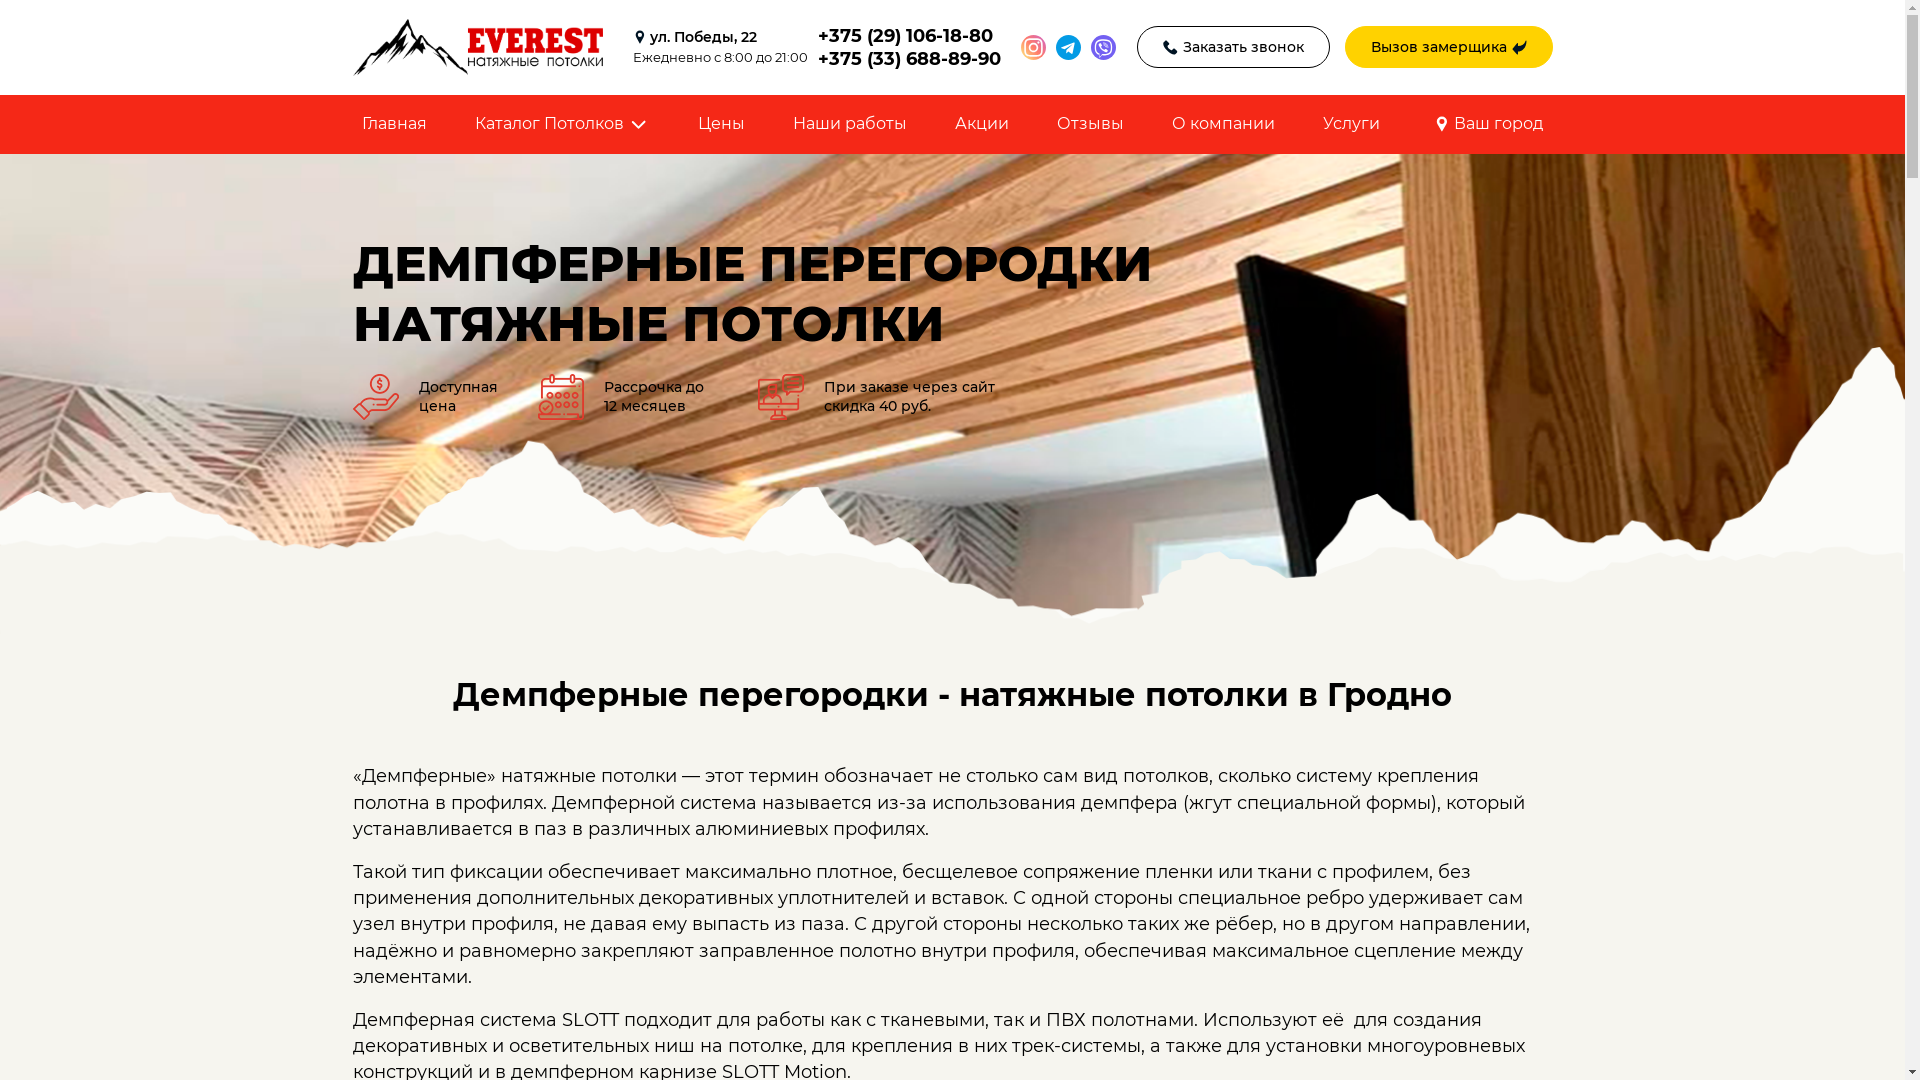  Describe the element at coordinates (908, 35) in the screenshot. I see `'+375 (29) 106-18-80'` at that location.